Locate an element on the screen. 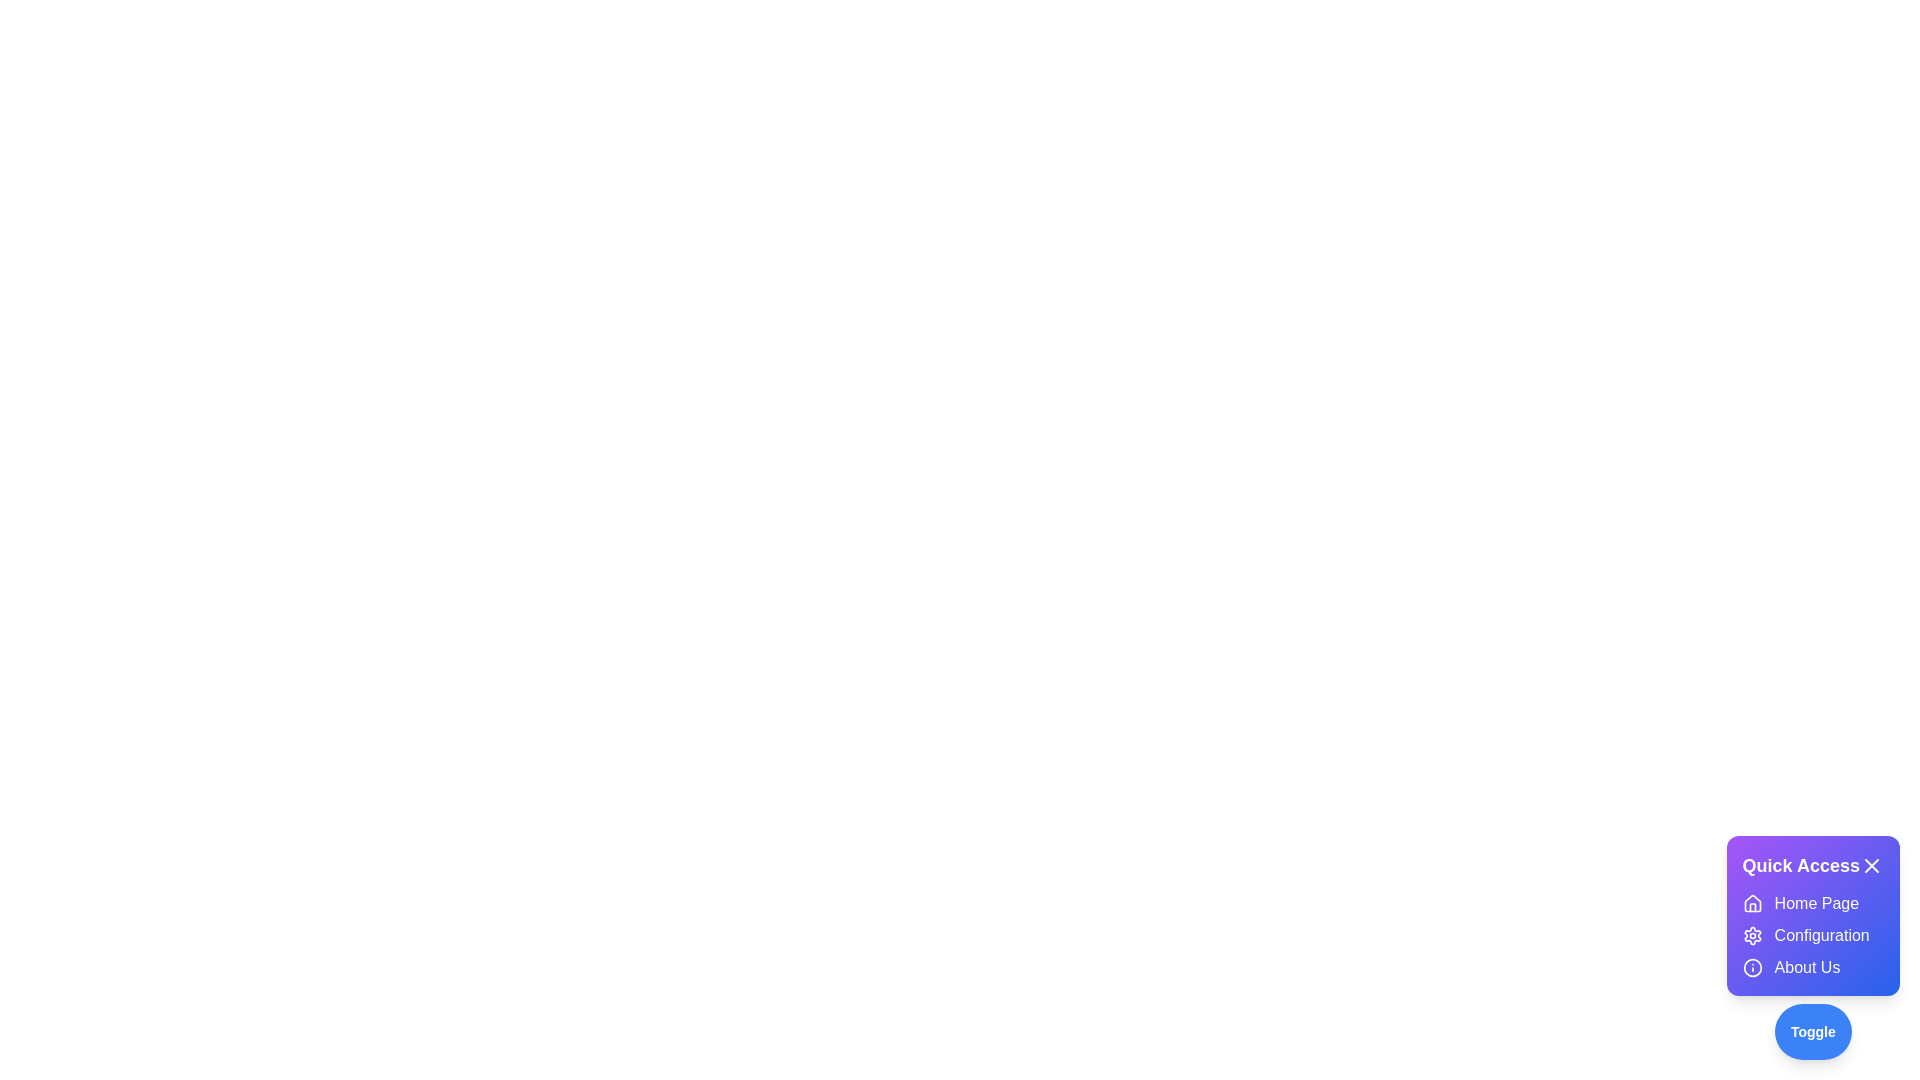 This screenshot has height=1080, width=1920. the toggle switch button located at the bottom-right corner of the 'Quick Access' section to change its background color is located at coordinates (1813, 1032).